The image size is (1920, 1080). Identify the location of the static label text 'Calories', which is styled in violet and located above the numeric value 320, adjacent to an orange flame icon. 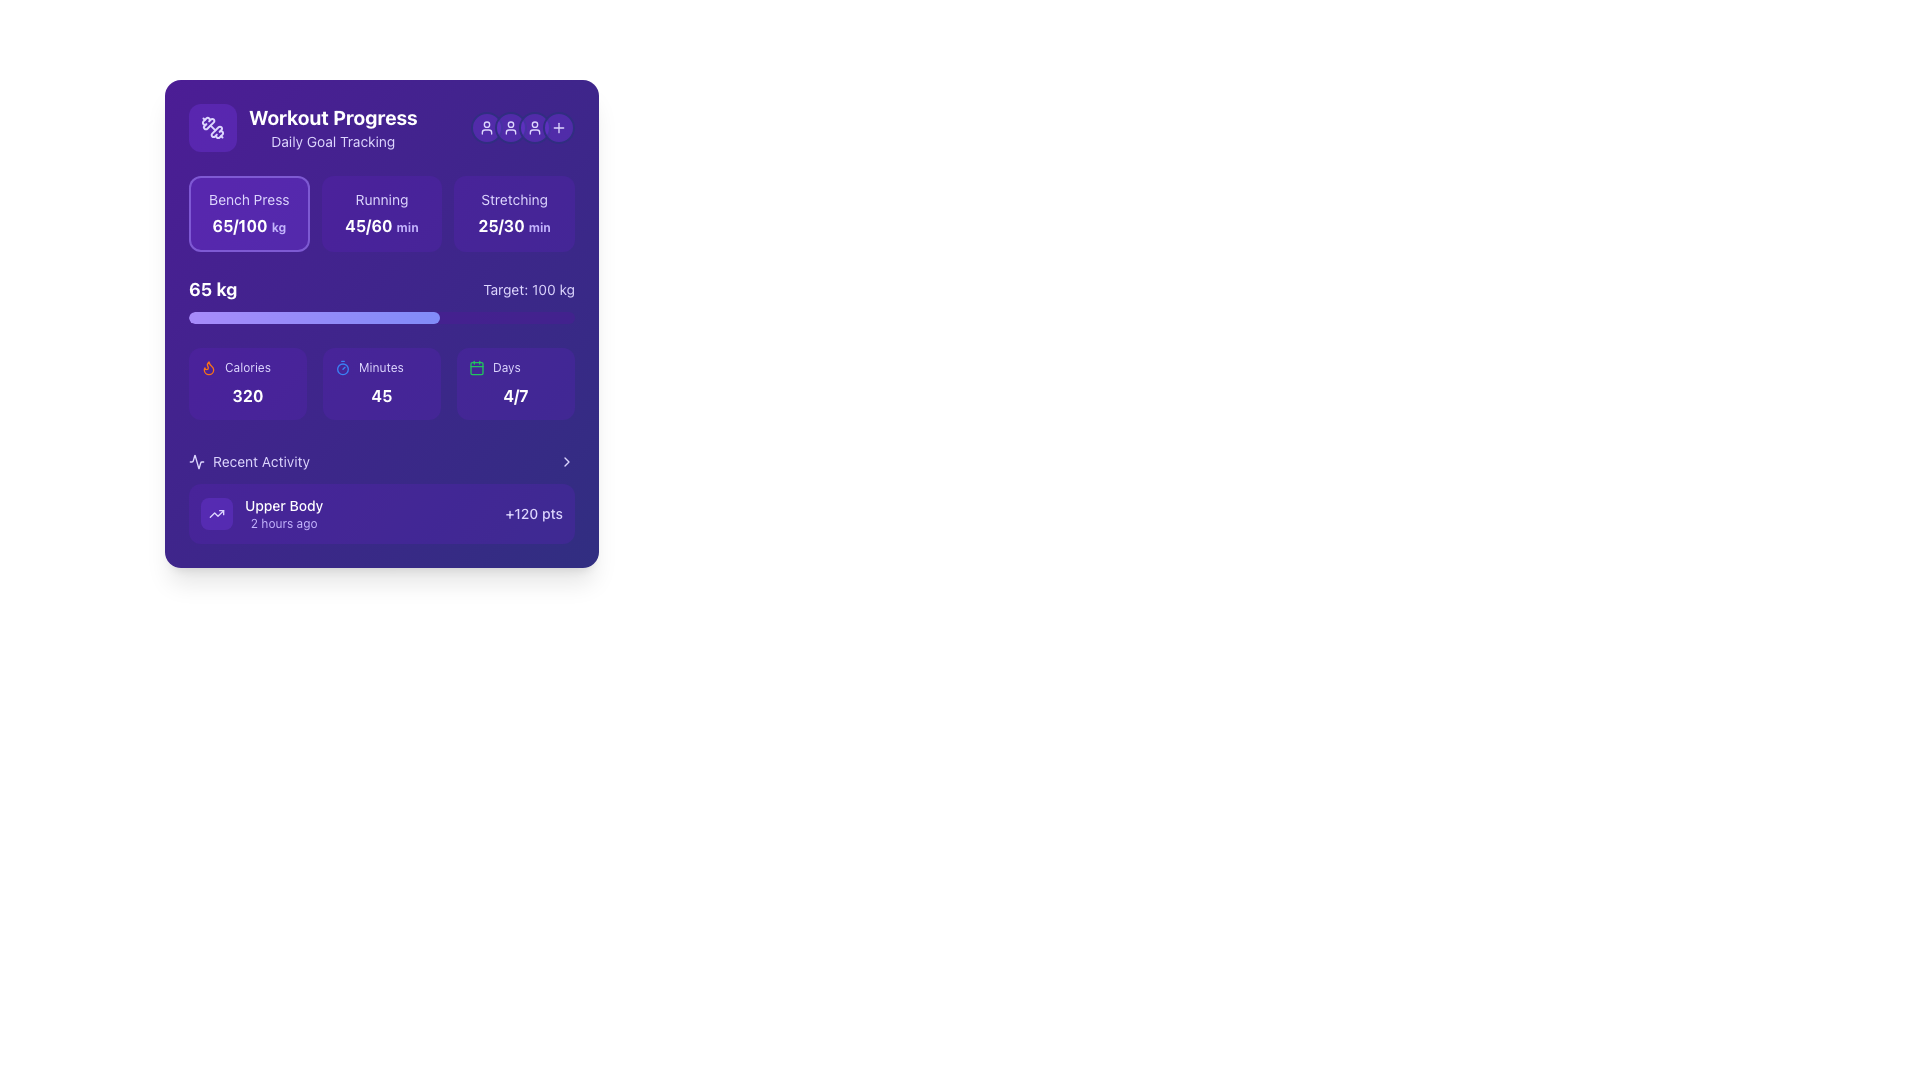
(247, 367).